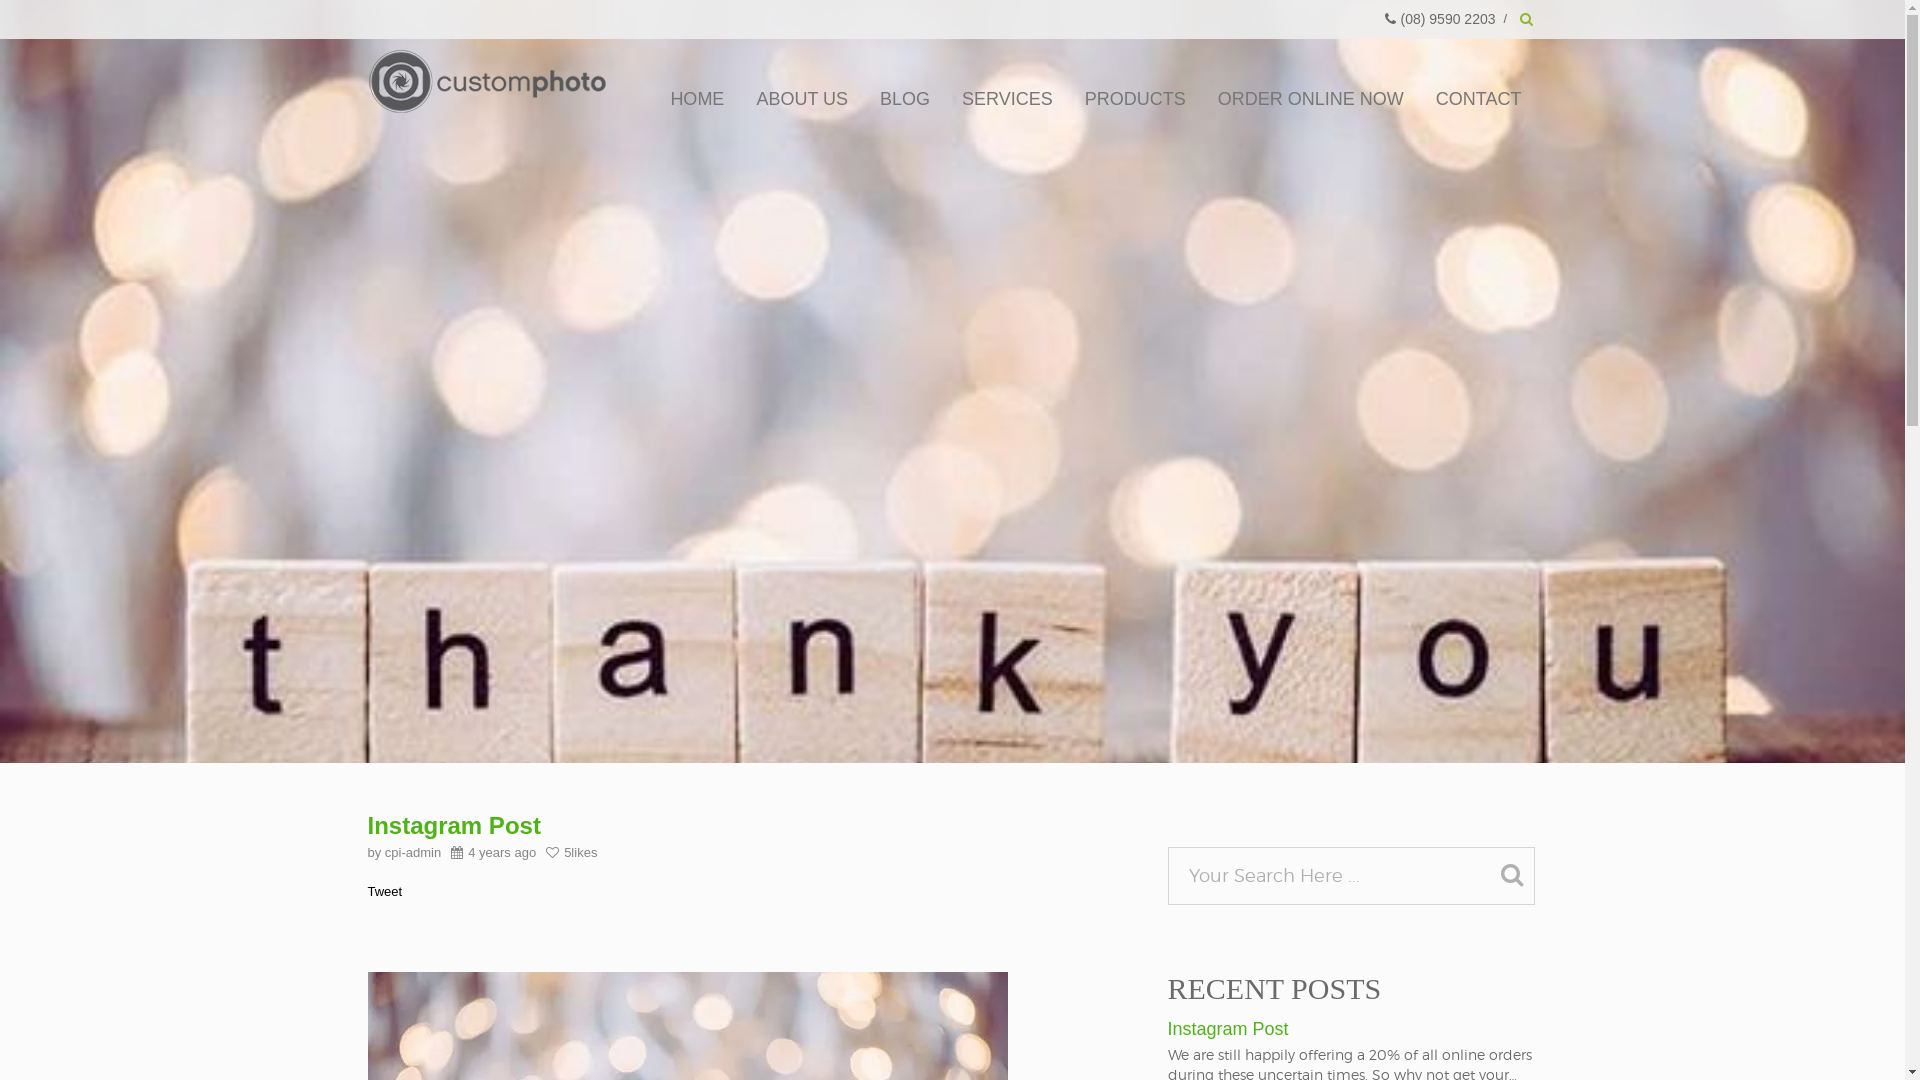 Image resolution: width=1920 pixels, height=1080 pixels. What do you see at coordinates (1007, 99) in the screenshot?
I see `'SERVICES'` at bounding box center [1007, 99].